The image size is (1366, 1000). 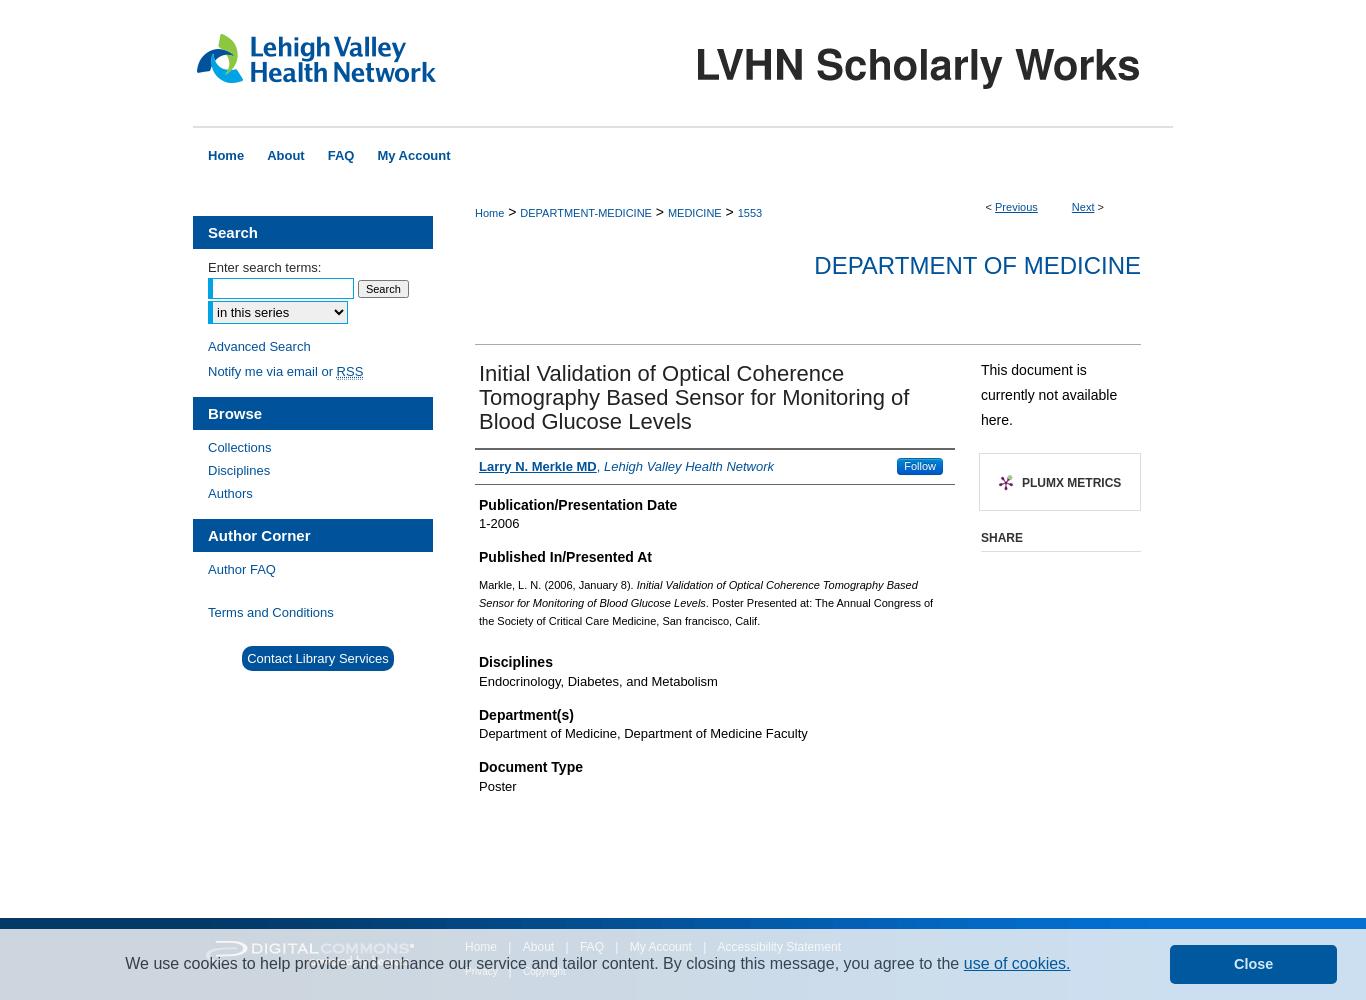 What do you see at coordinates (705, 610) in the screenshot?
I see `'. Poster Presented at: The Annual Congress of the Society of Critical Care Medicine, San francisco, Calif.'` at bounding box center [705, 610].